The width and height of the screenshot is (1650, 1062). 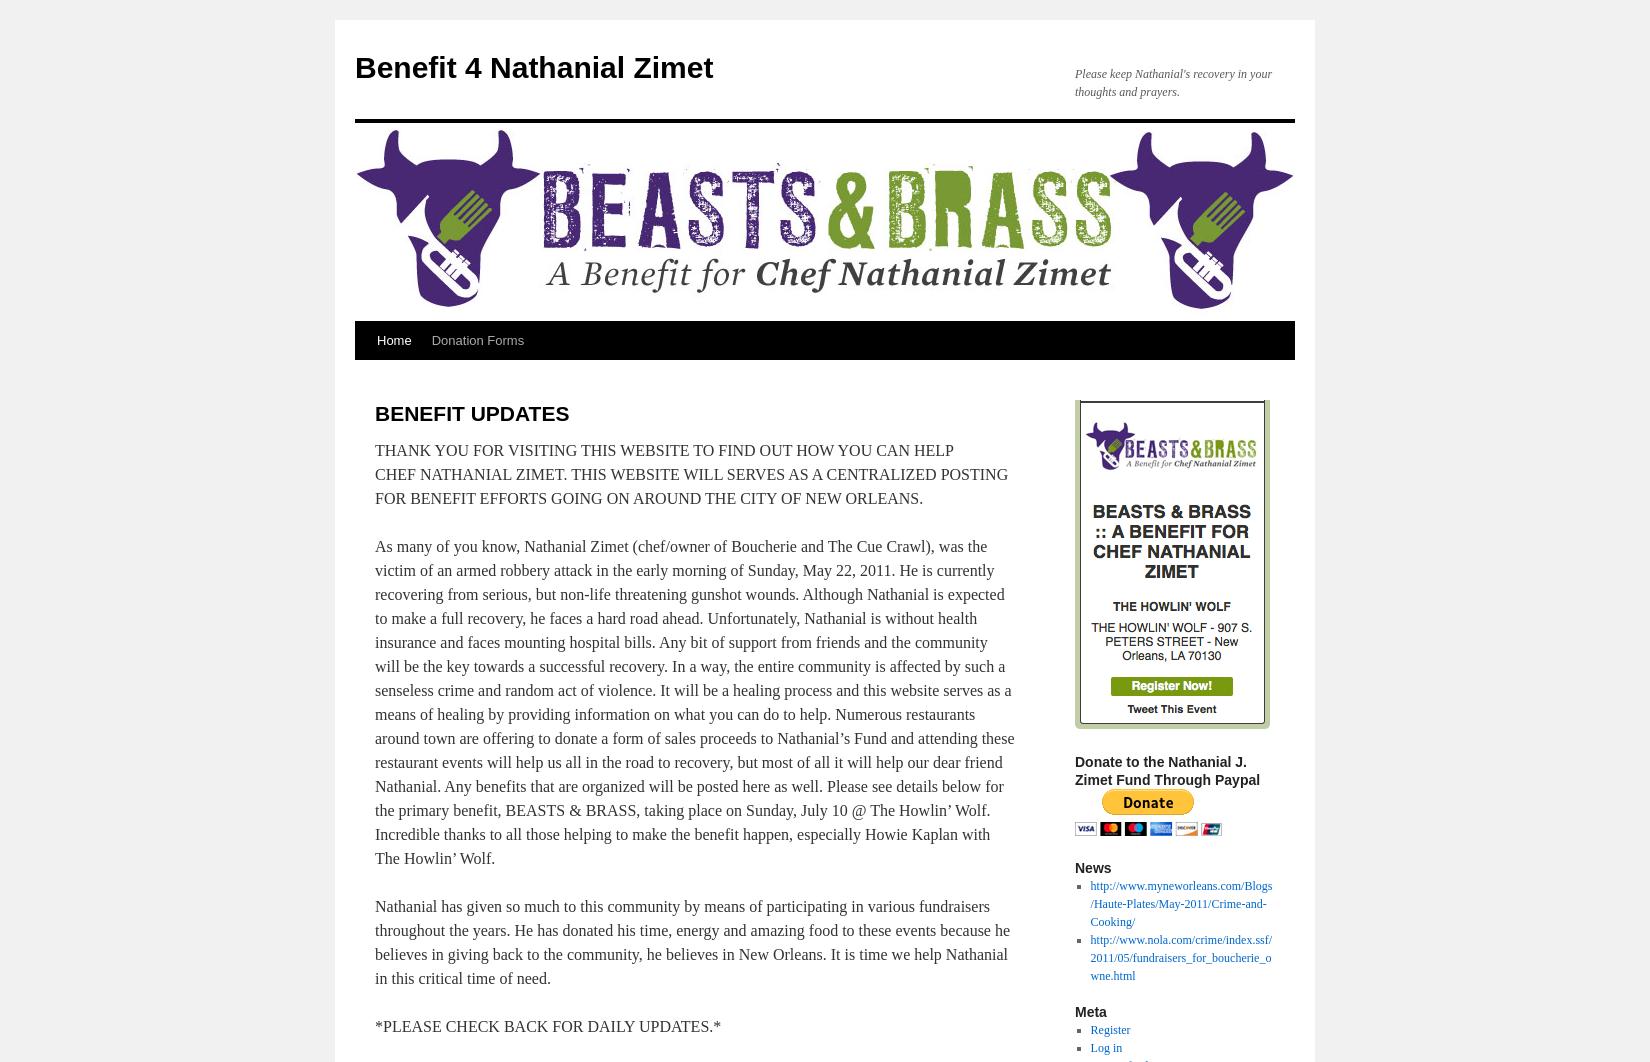 What do you see at coordinates (1074, 771) in the screenshot?
I see `'Donate to the Nathanial J. Zimet Fund Through Paypal'` at bounding box center [1074, 771].